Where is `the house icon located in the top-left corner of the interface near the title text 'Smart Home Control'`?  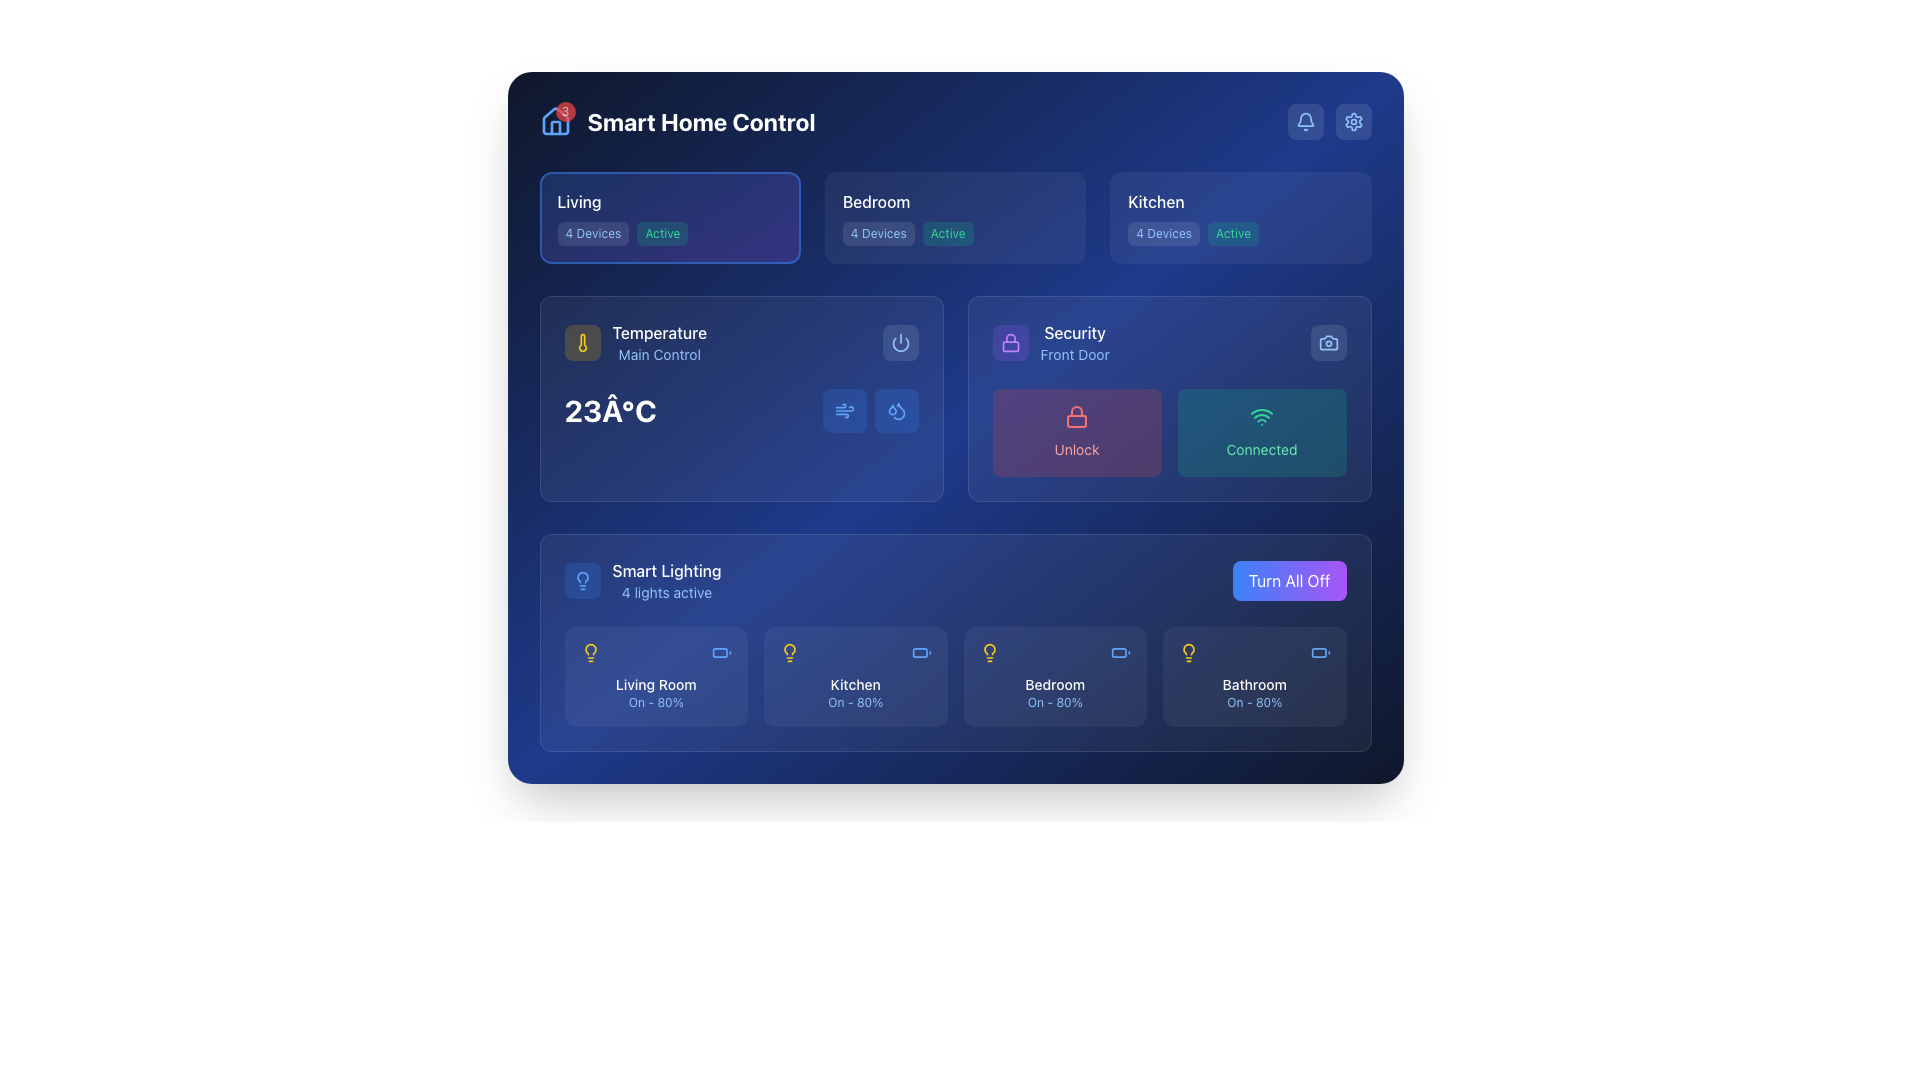
the house icon located in the top-left corner of the interface near the title text 'Smart Home Control' is located at coordinates (555, 121).